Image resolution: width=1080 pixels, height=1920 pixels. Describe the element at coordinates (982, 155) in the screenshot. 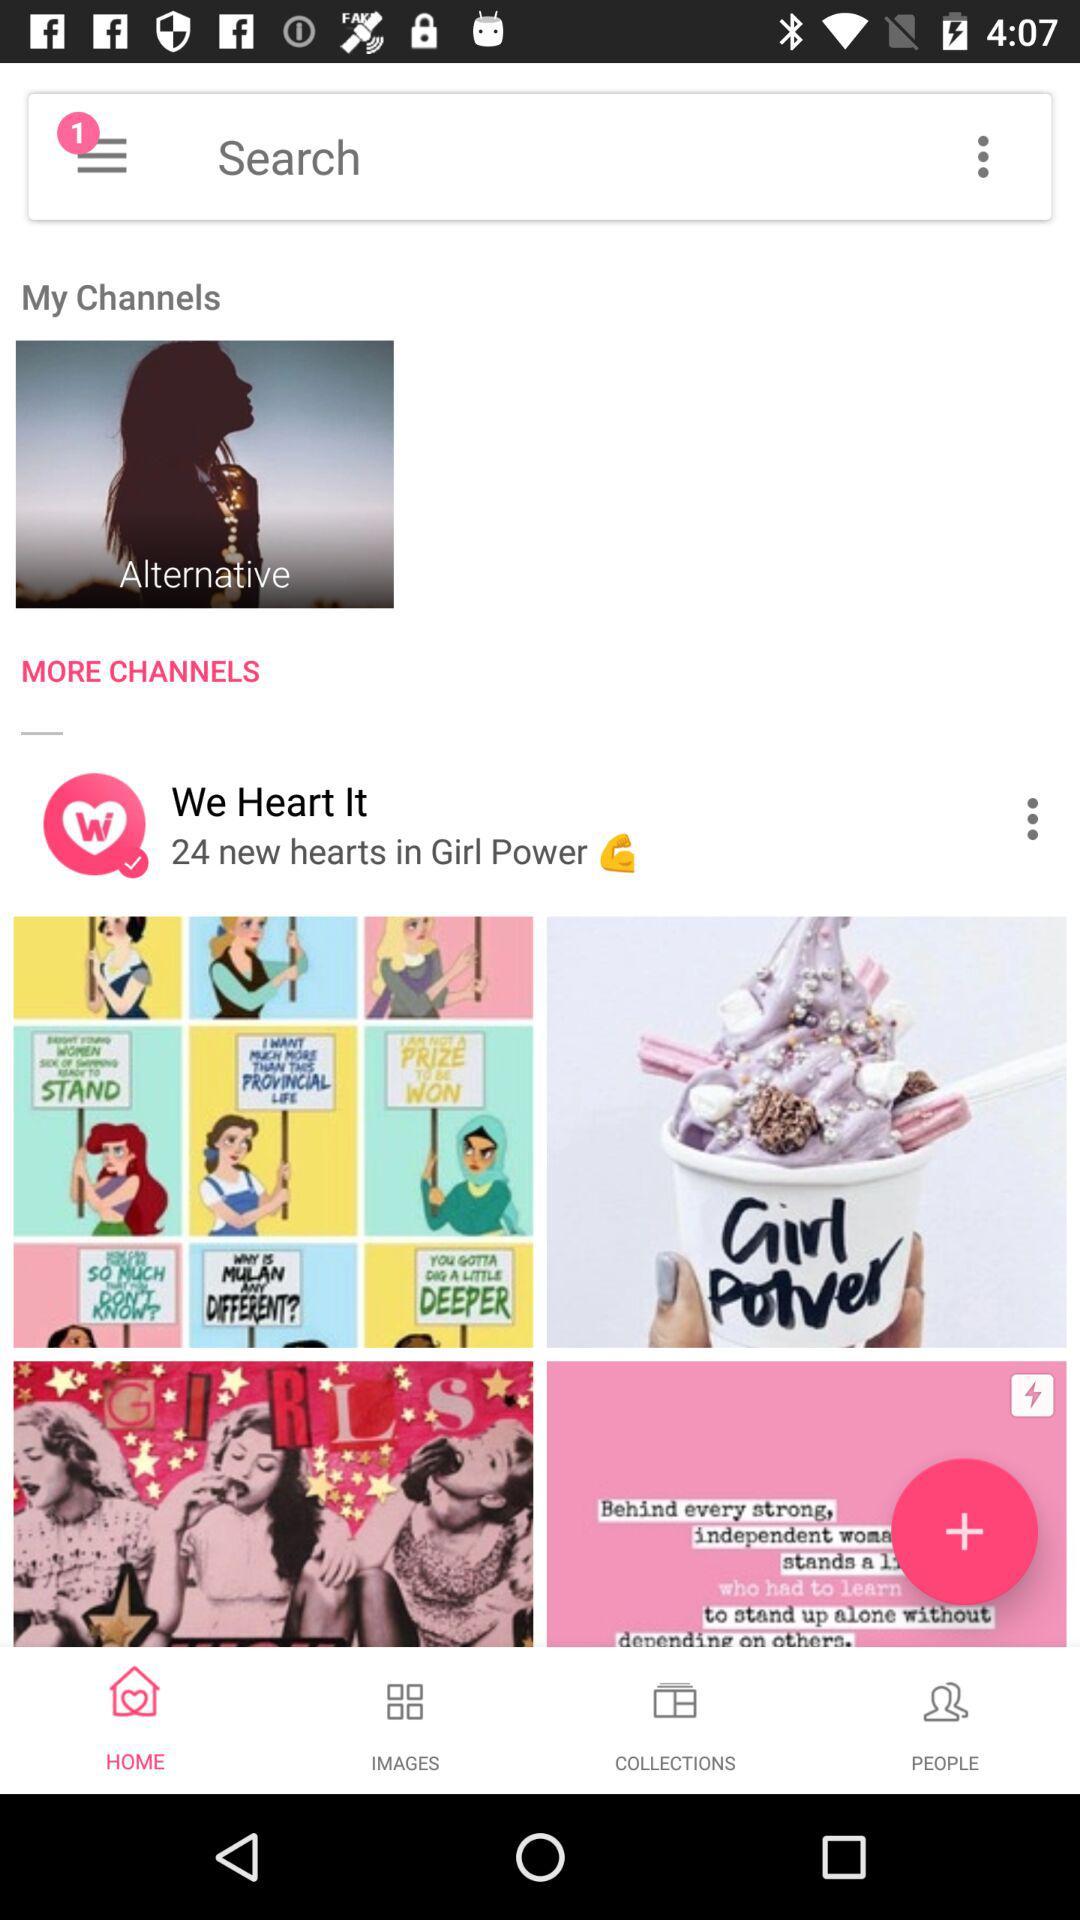

I see `menu` at that location.